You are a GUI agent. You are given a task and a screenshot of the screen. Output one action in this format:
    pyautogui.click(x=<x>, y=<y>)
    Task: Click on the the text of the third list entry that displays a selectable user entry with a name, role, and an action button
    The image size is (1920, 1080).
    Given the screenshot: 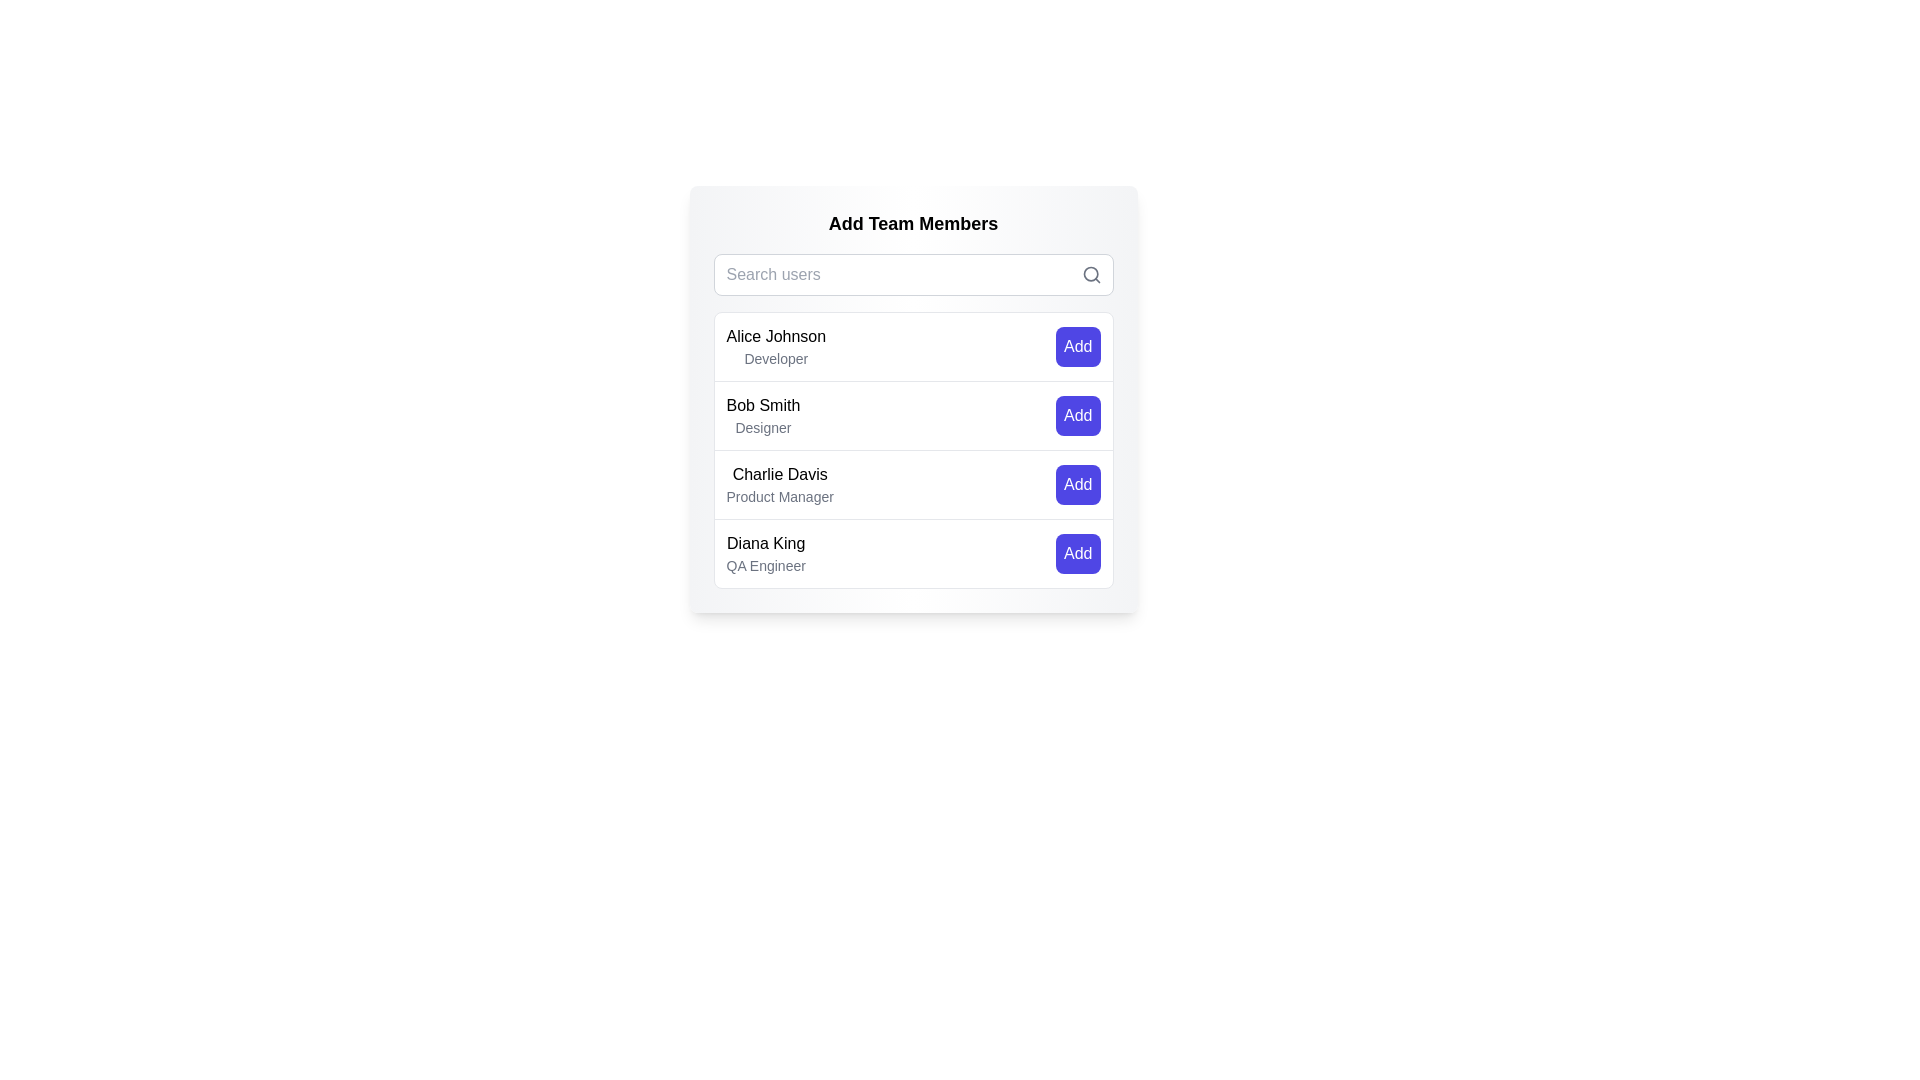 What is the action you would take?
    pyautogui.click(x=912, y=450)
    